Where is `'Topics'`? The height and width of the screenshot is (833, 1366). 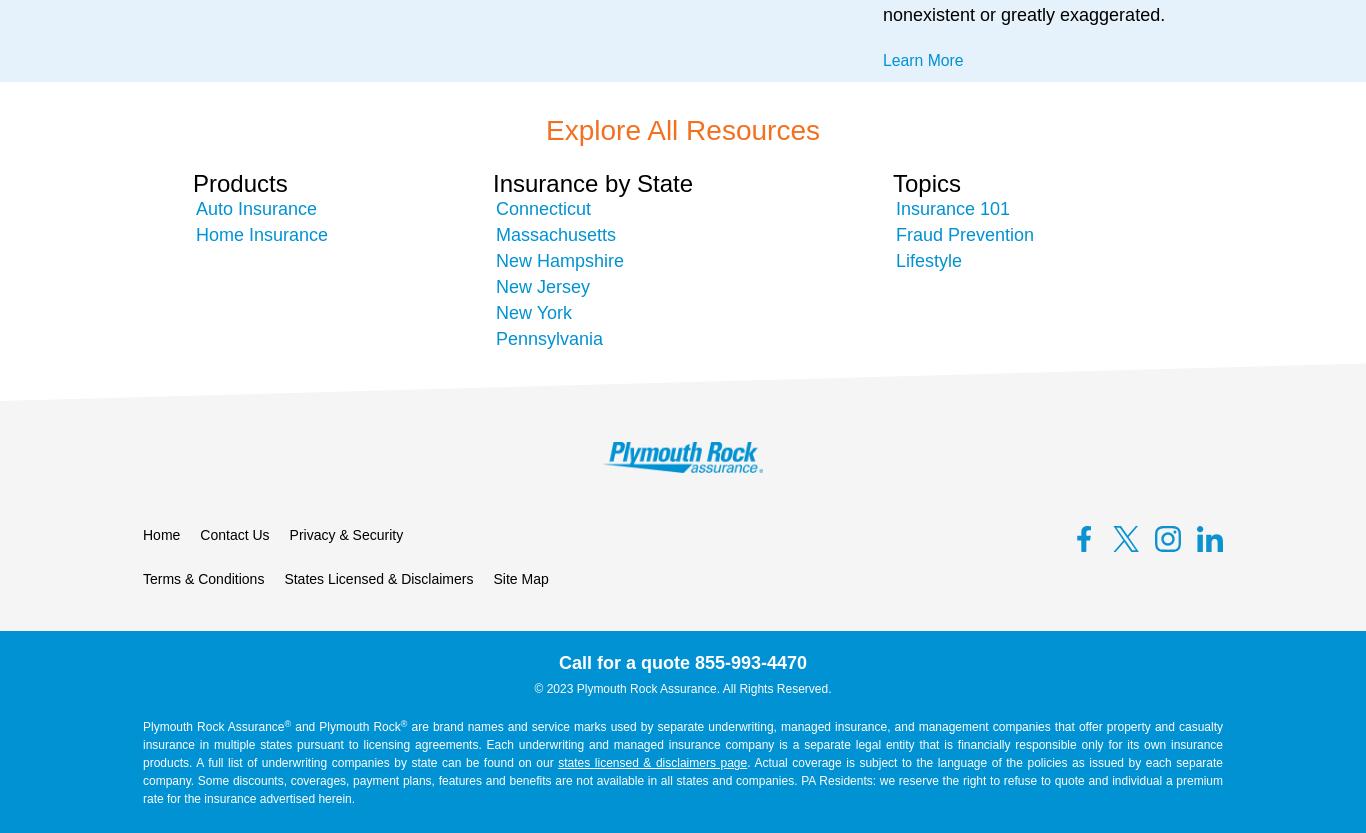
'Topics' is located at coordinates (926, 182).